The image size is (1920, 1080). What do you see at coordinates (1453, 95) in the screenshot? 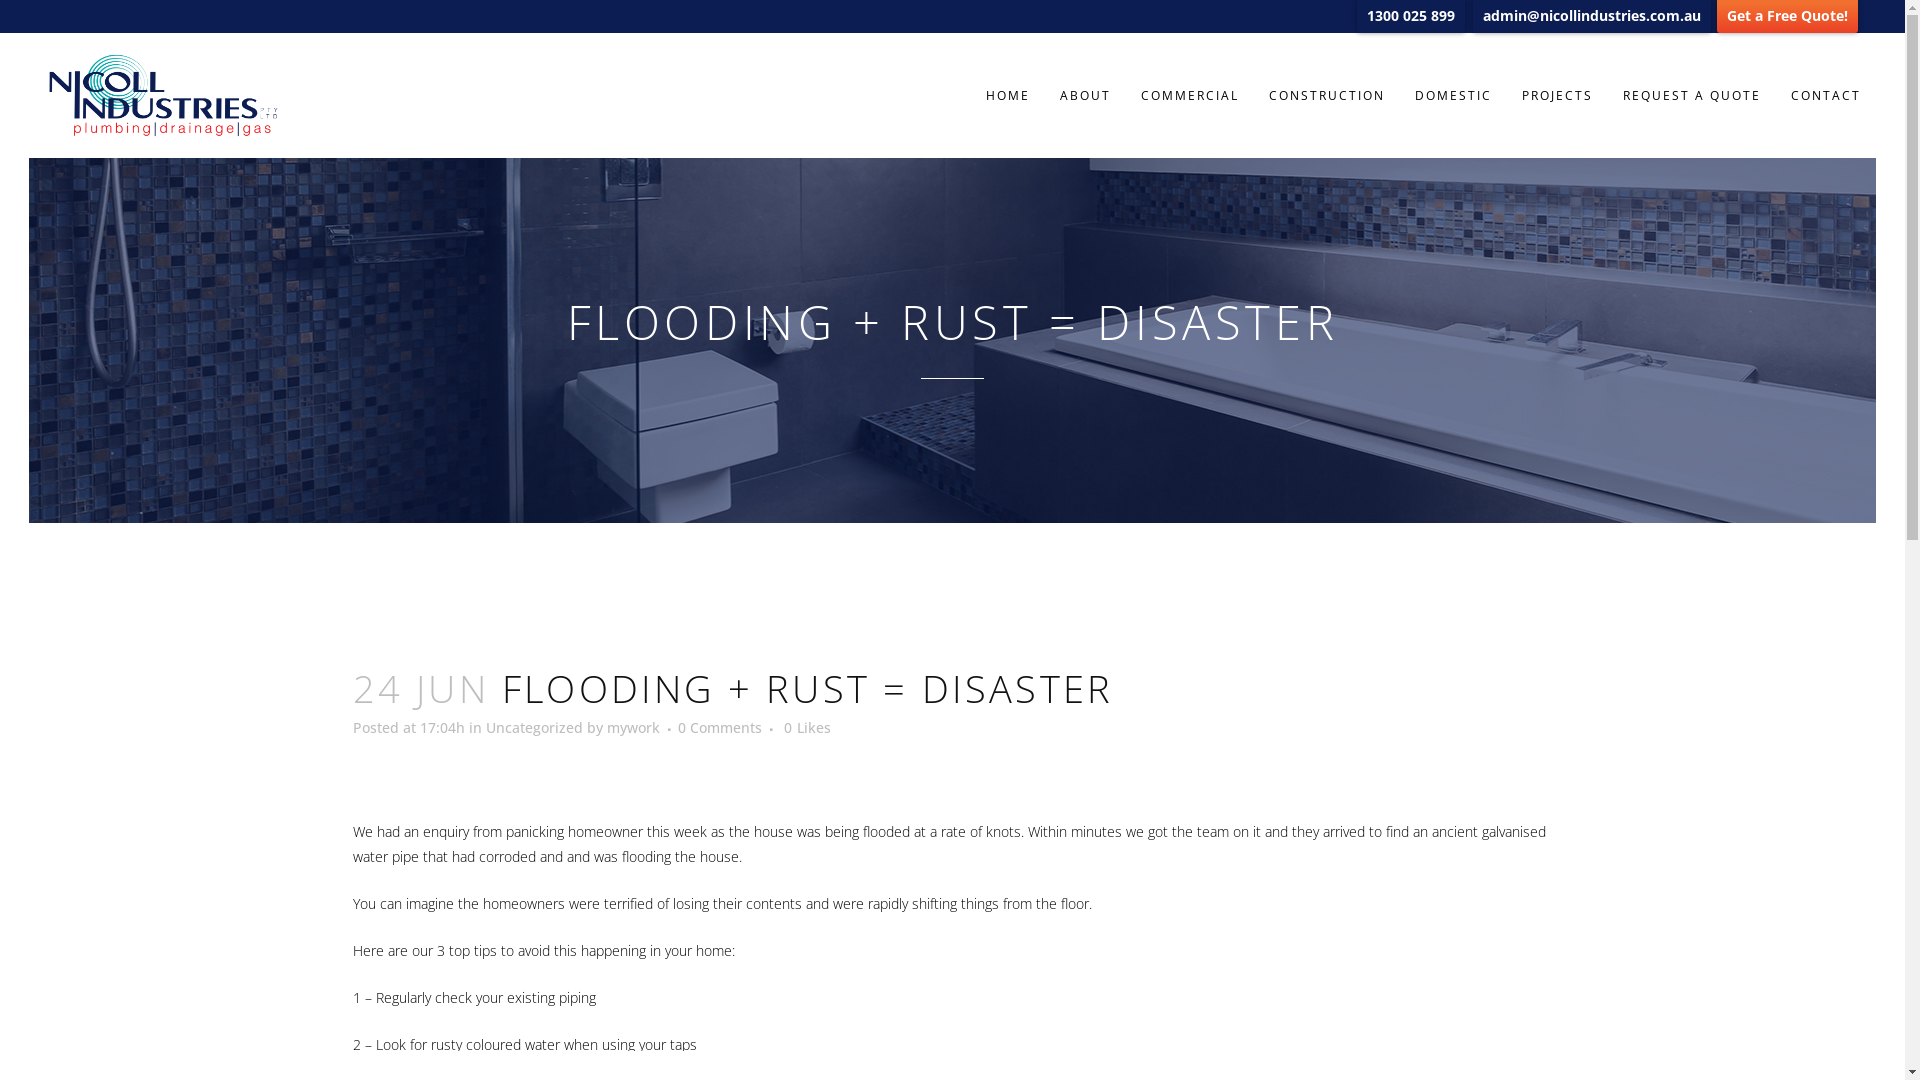
I see `'DOMESTIC'` at bounding box center [1453, 95].